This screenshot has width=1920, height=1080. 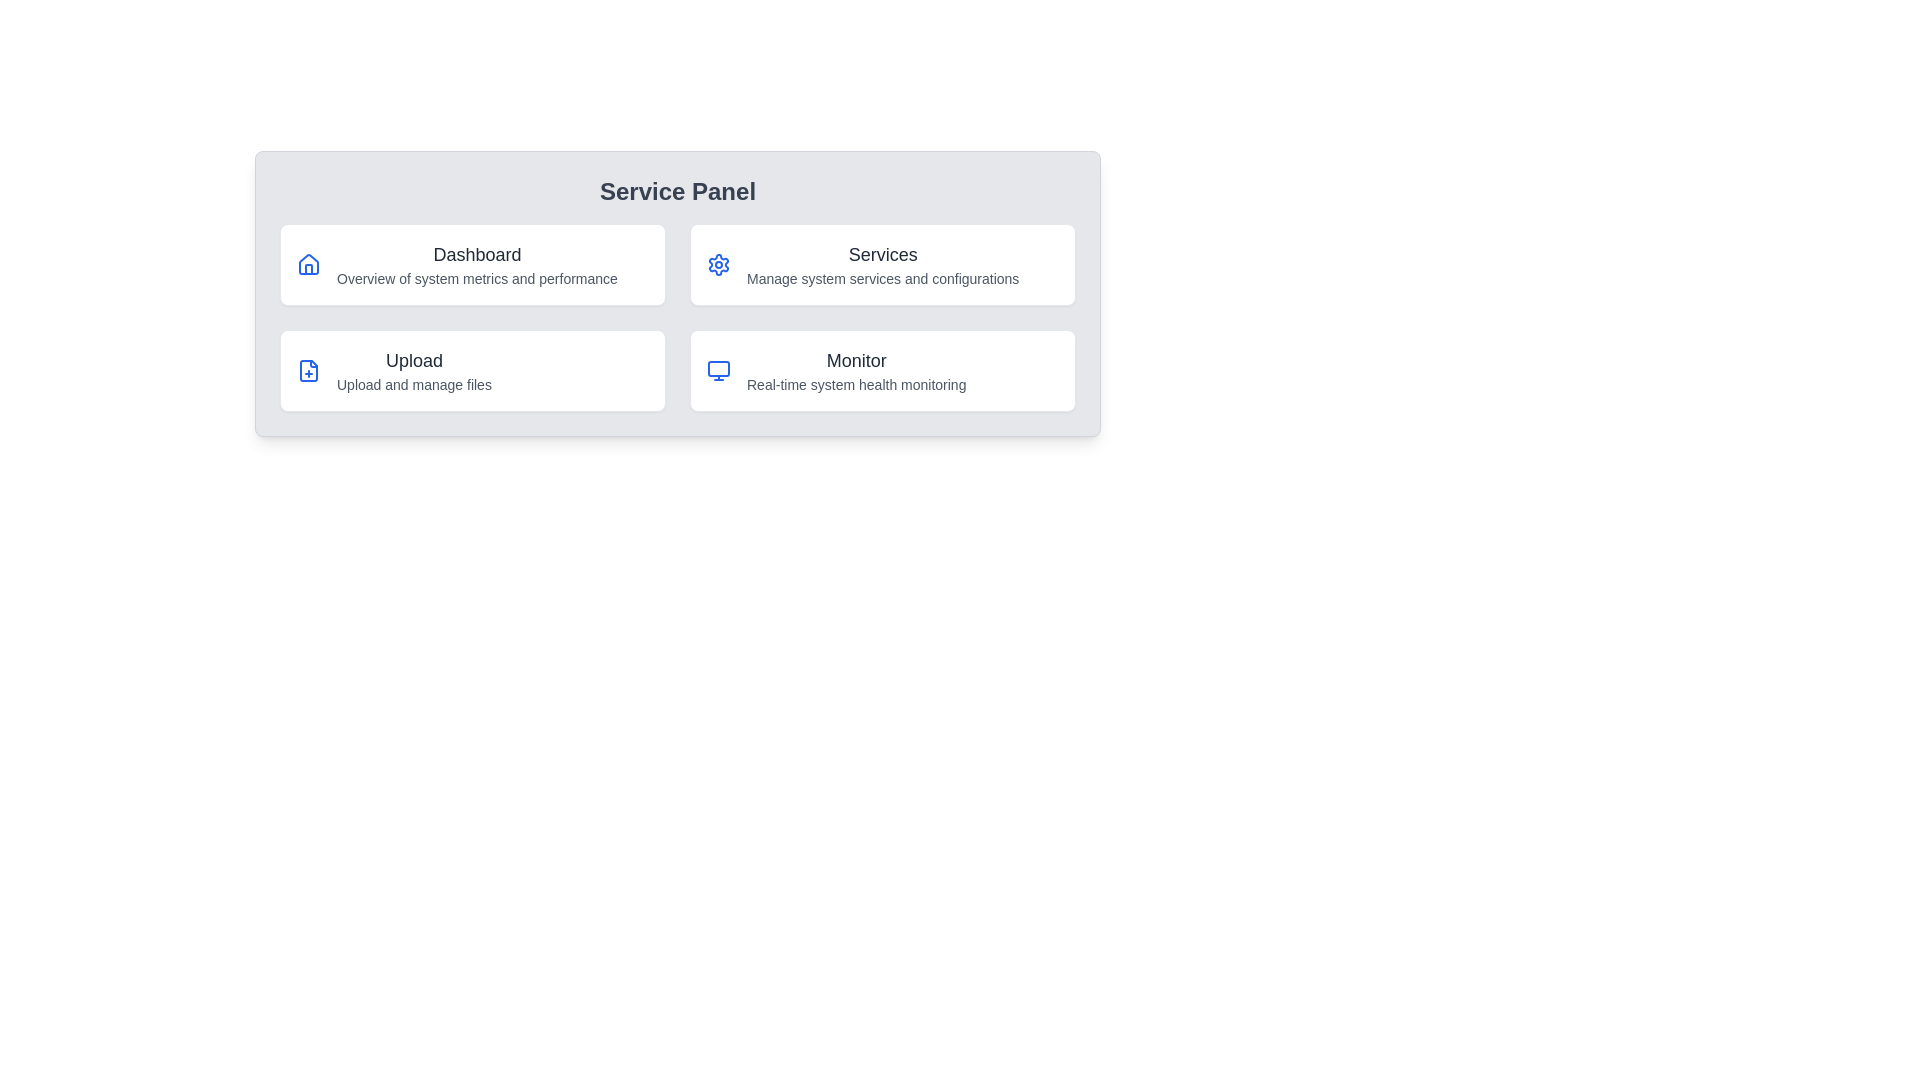 I want to click on the text label displaying 'Real-time system health monitoring', which is located under the 'Monitor' heading in the Service Panel interface, so click(x=856, y=385).